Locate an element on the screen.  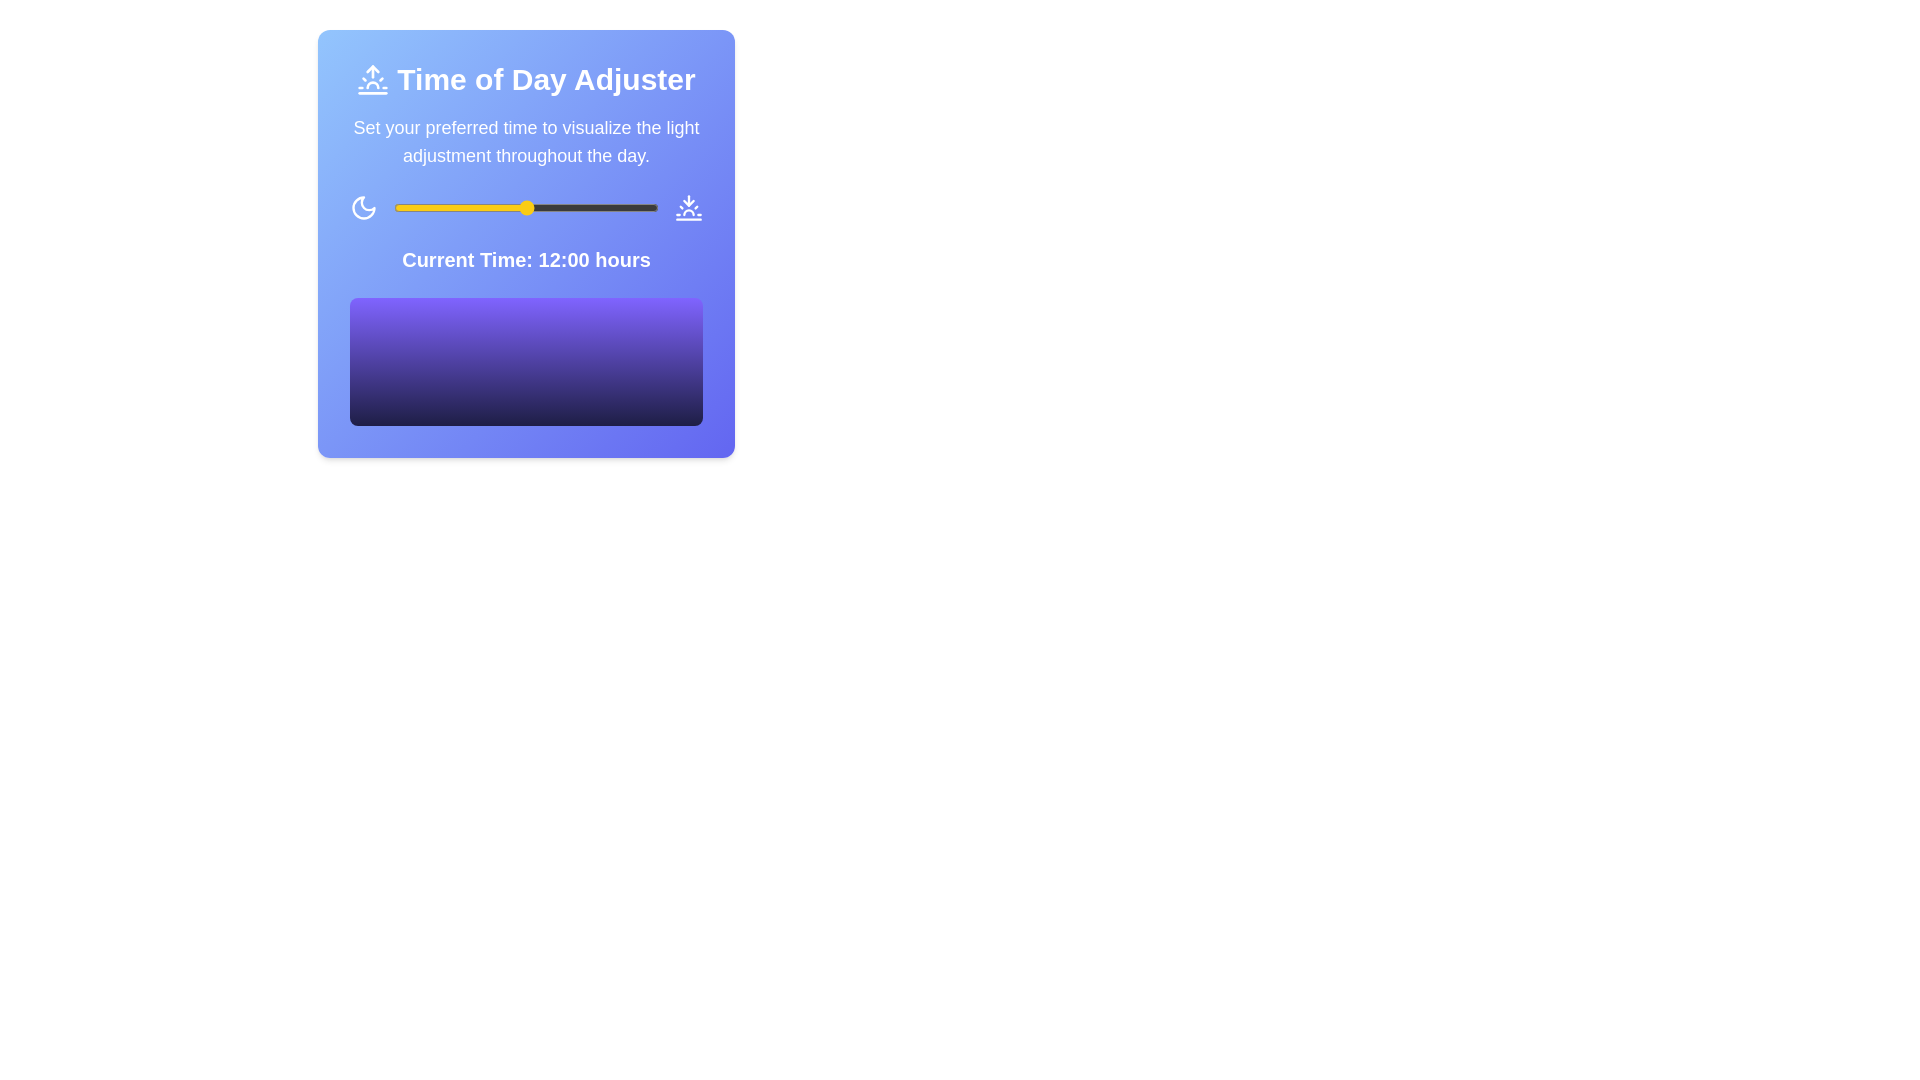
the time slider to set the time to 23 hours is located at coordinates (648, 208).